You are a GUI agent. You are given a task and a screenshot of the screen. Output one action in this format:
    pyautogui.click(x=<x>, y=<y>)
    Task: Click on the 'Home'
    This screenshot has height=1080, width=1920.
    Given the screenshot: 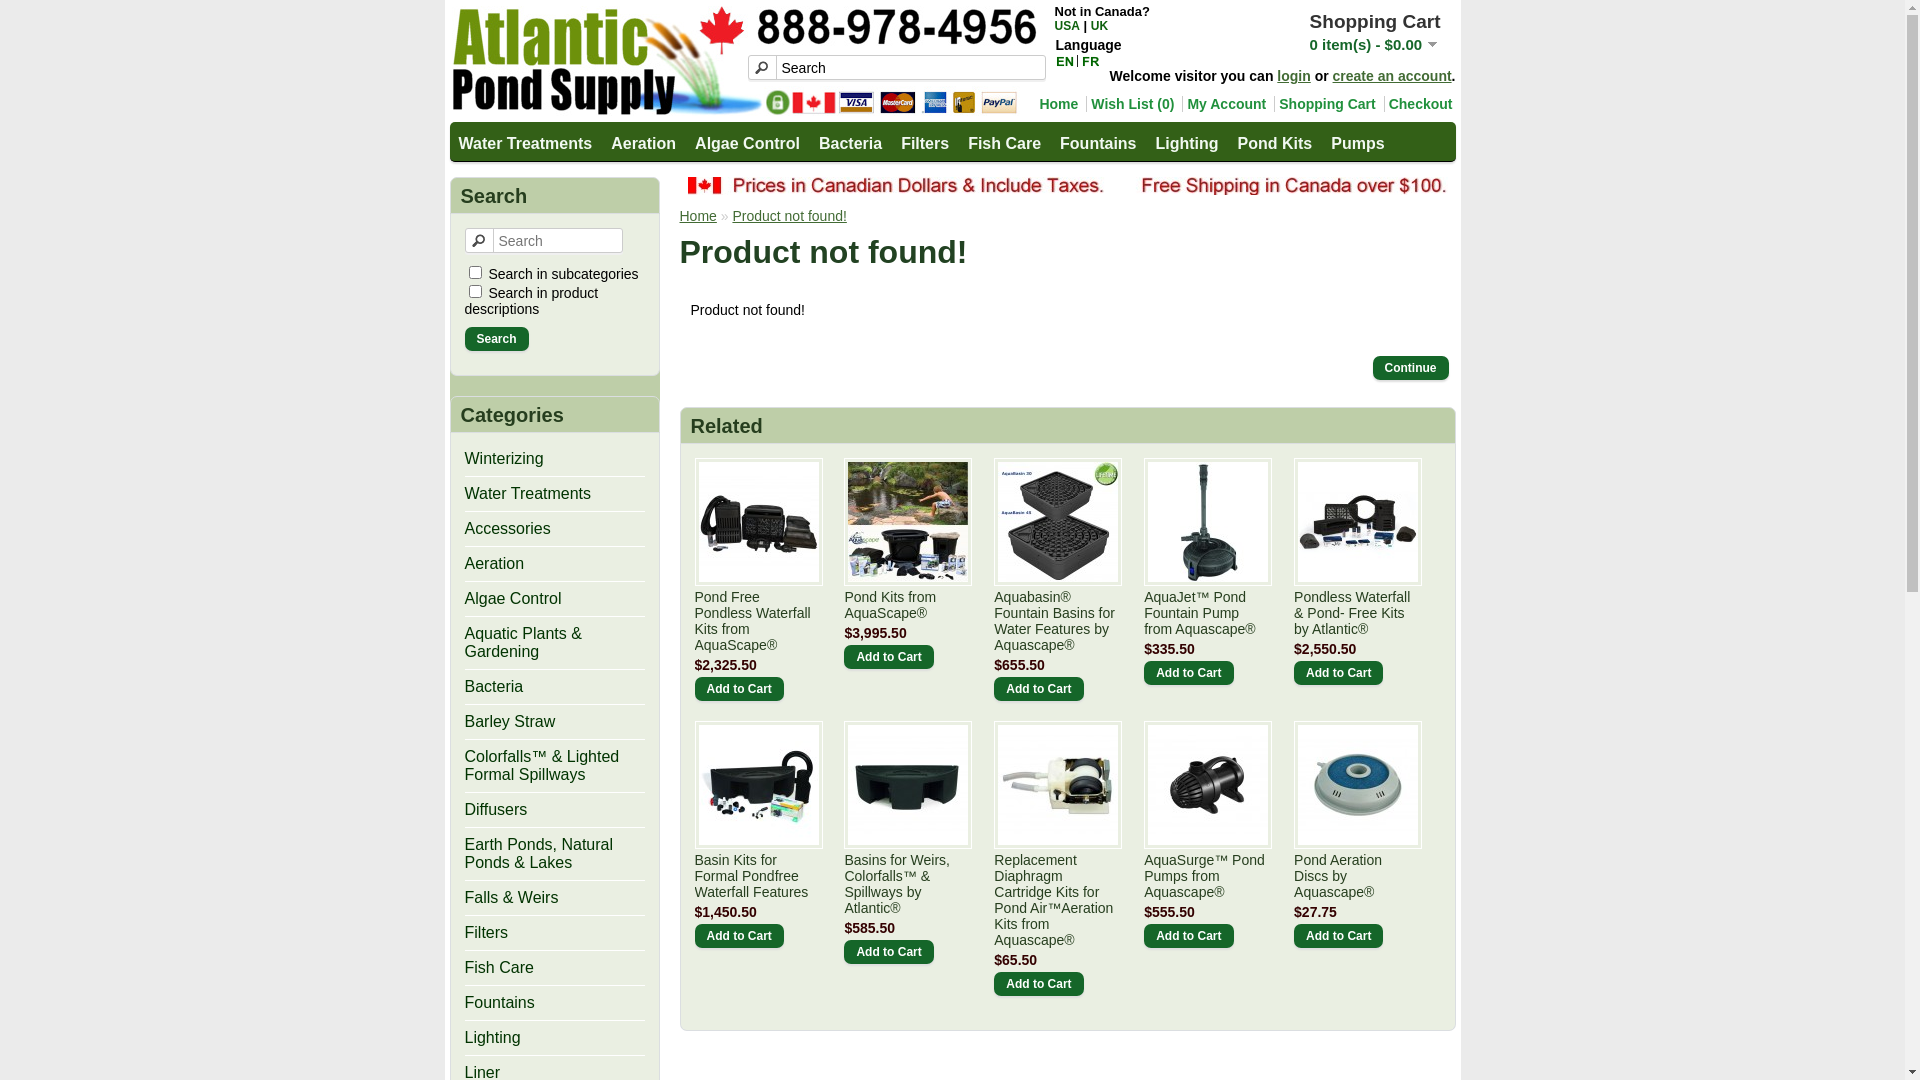 What is the action you would take?
    pyautogui.click(x=680, y=216)
    